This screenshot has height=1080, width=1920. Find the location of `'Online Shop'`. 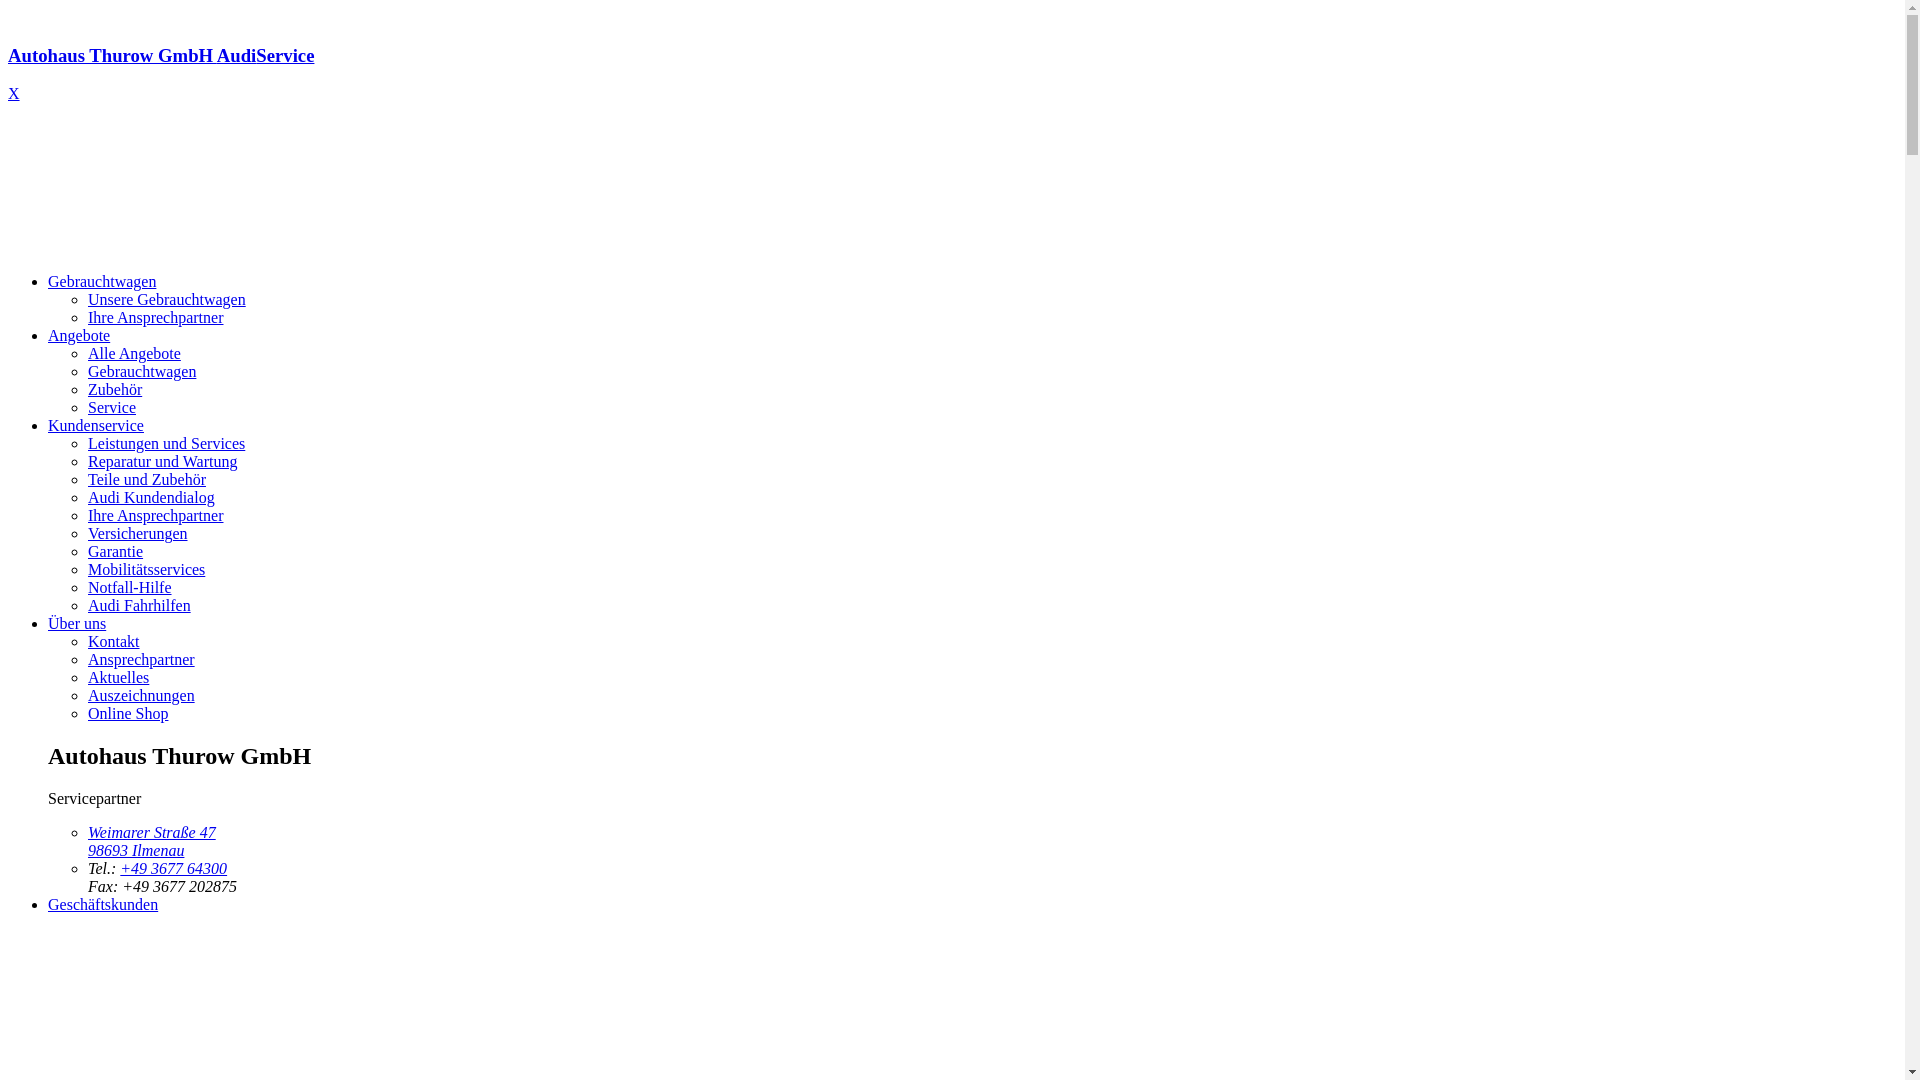

'Online Shop' is located at coordinates (86, 712).